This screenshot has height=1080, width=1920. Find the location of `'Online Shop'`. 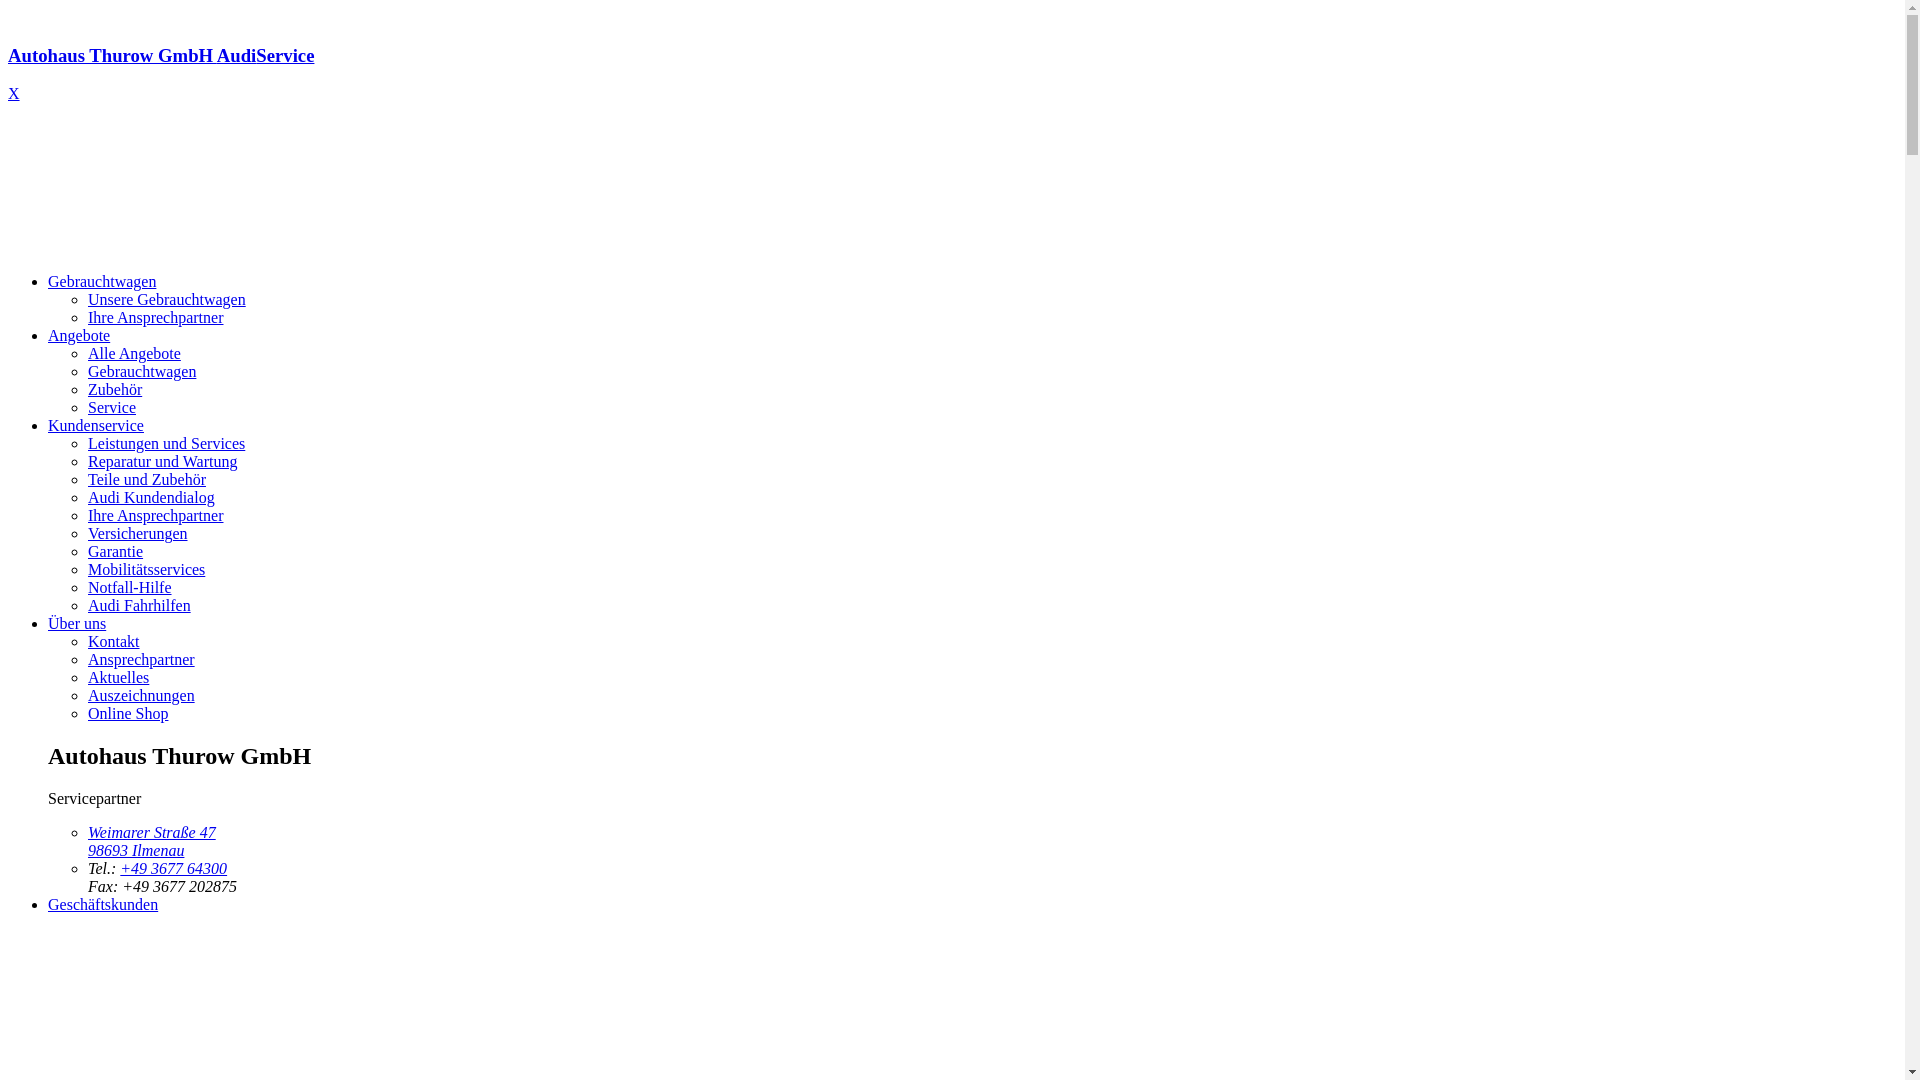

'Online Shop' is located at coordinates (86, 712).